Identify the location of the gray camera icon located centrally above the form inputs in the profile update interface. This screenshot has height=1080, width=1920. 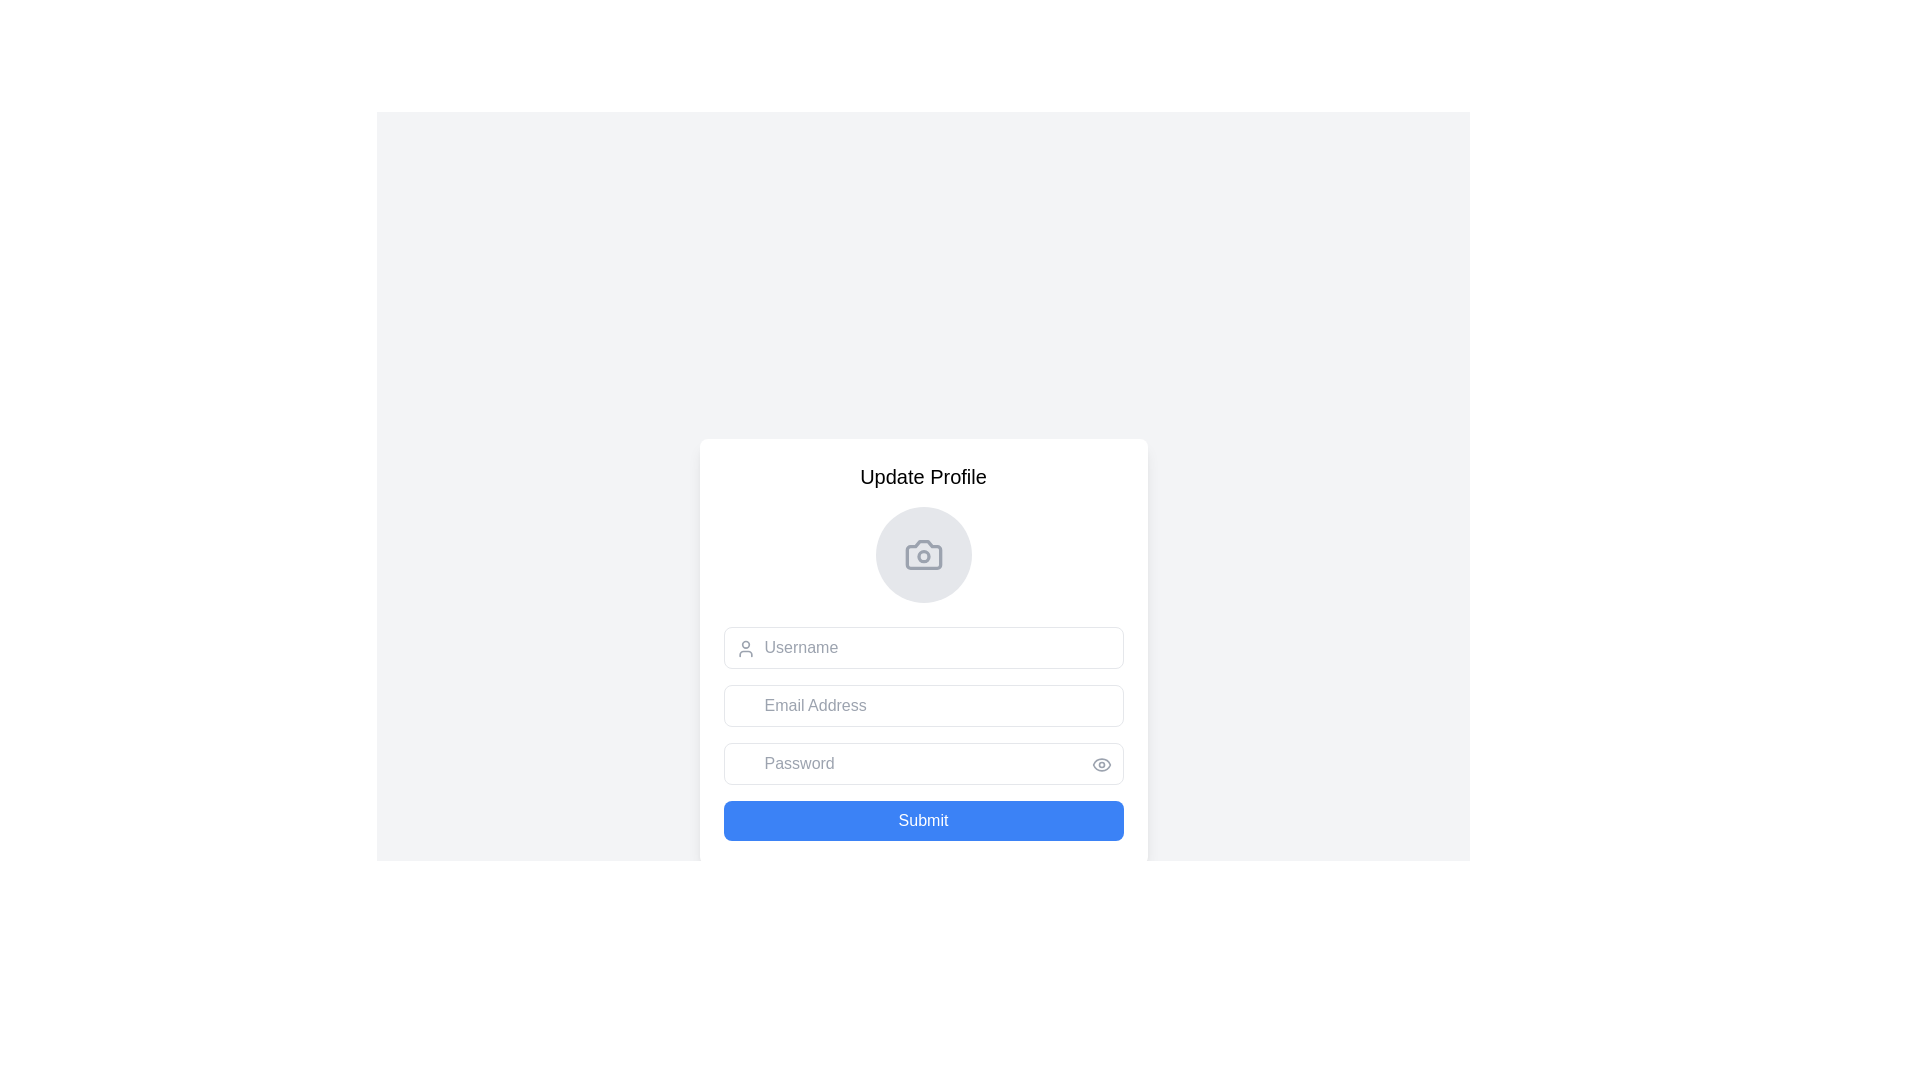
(922, 555).